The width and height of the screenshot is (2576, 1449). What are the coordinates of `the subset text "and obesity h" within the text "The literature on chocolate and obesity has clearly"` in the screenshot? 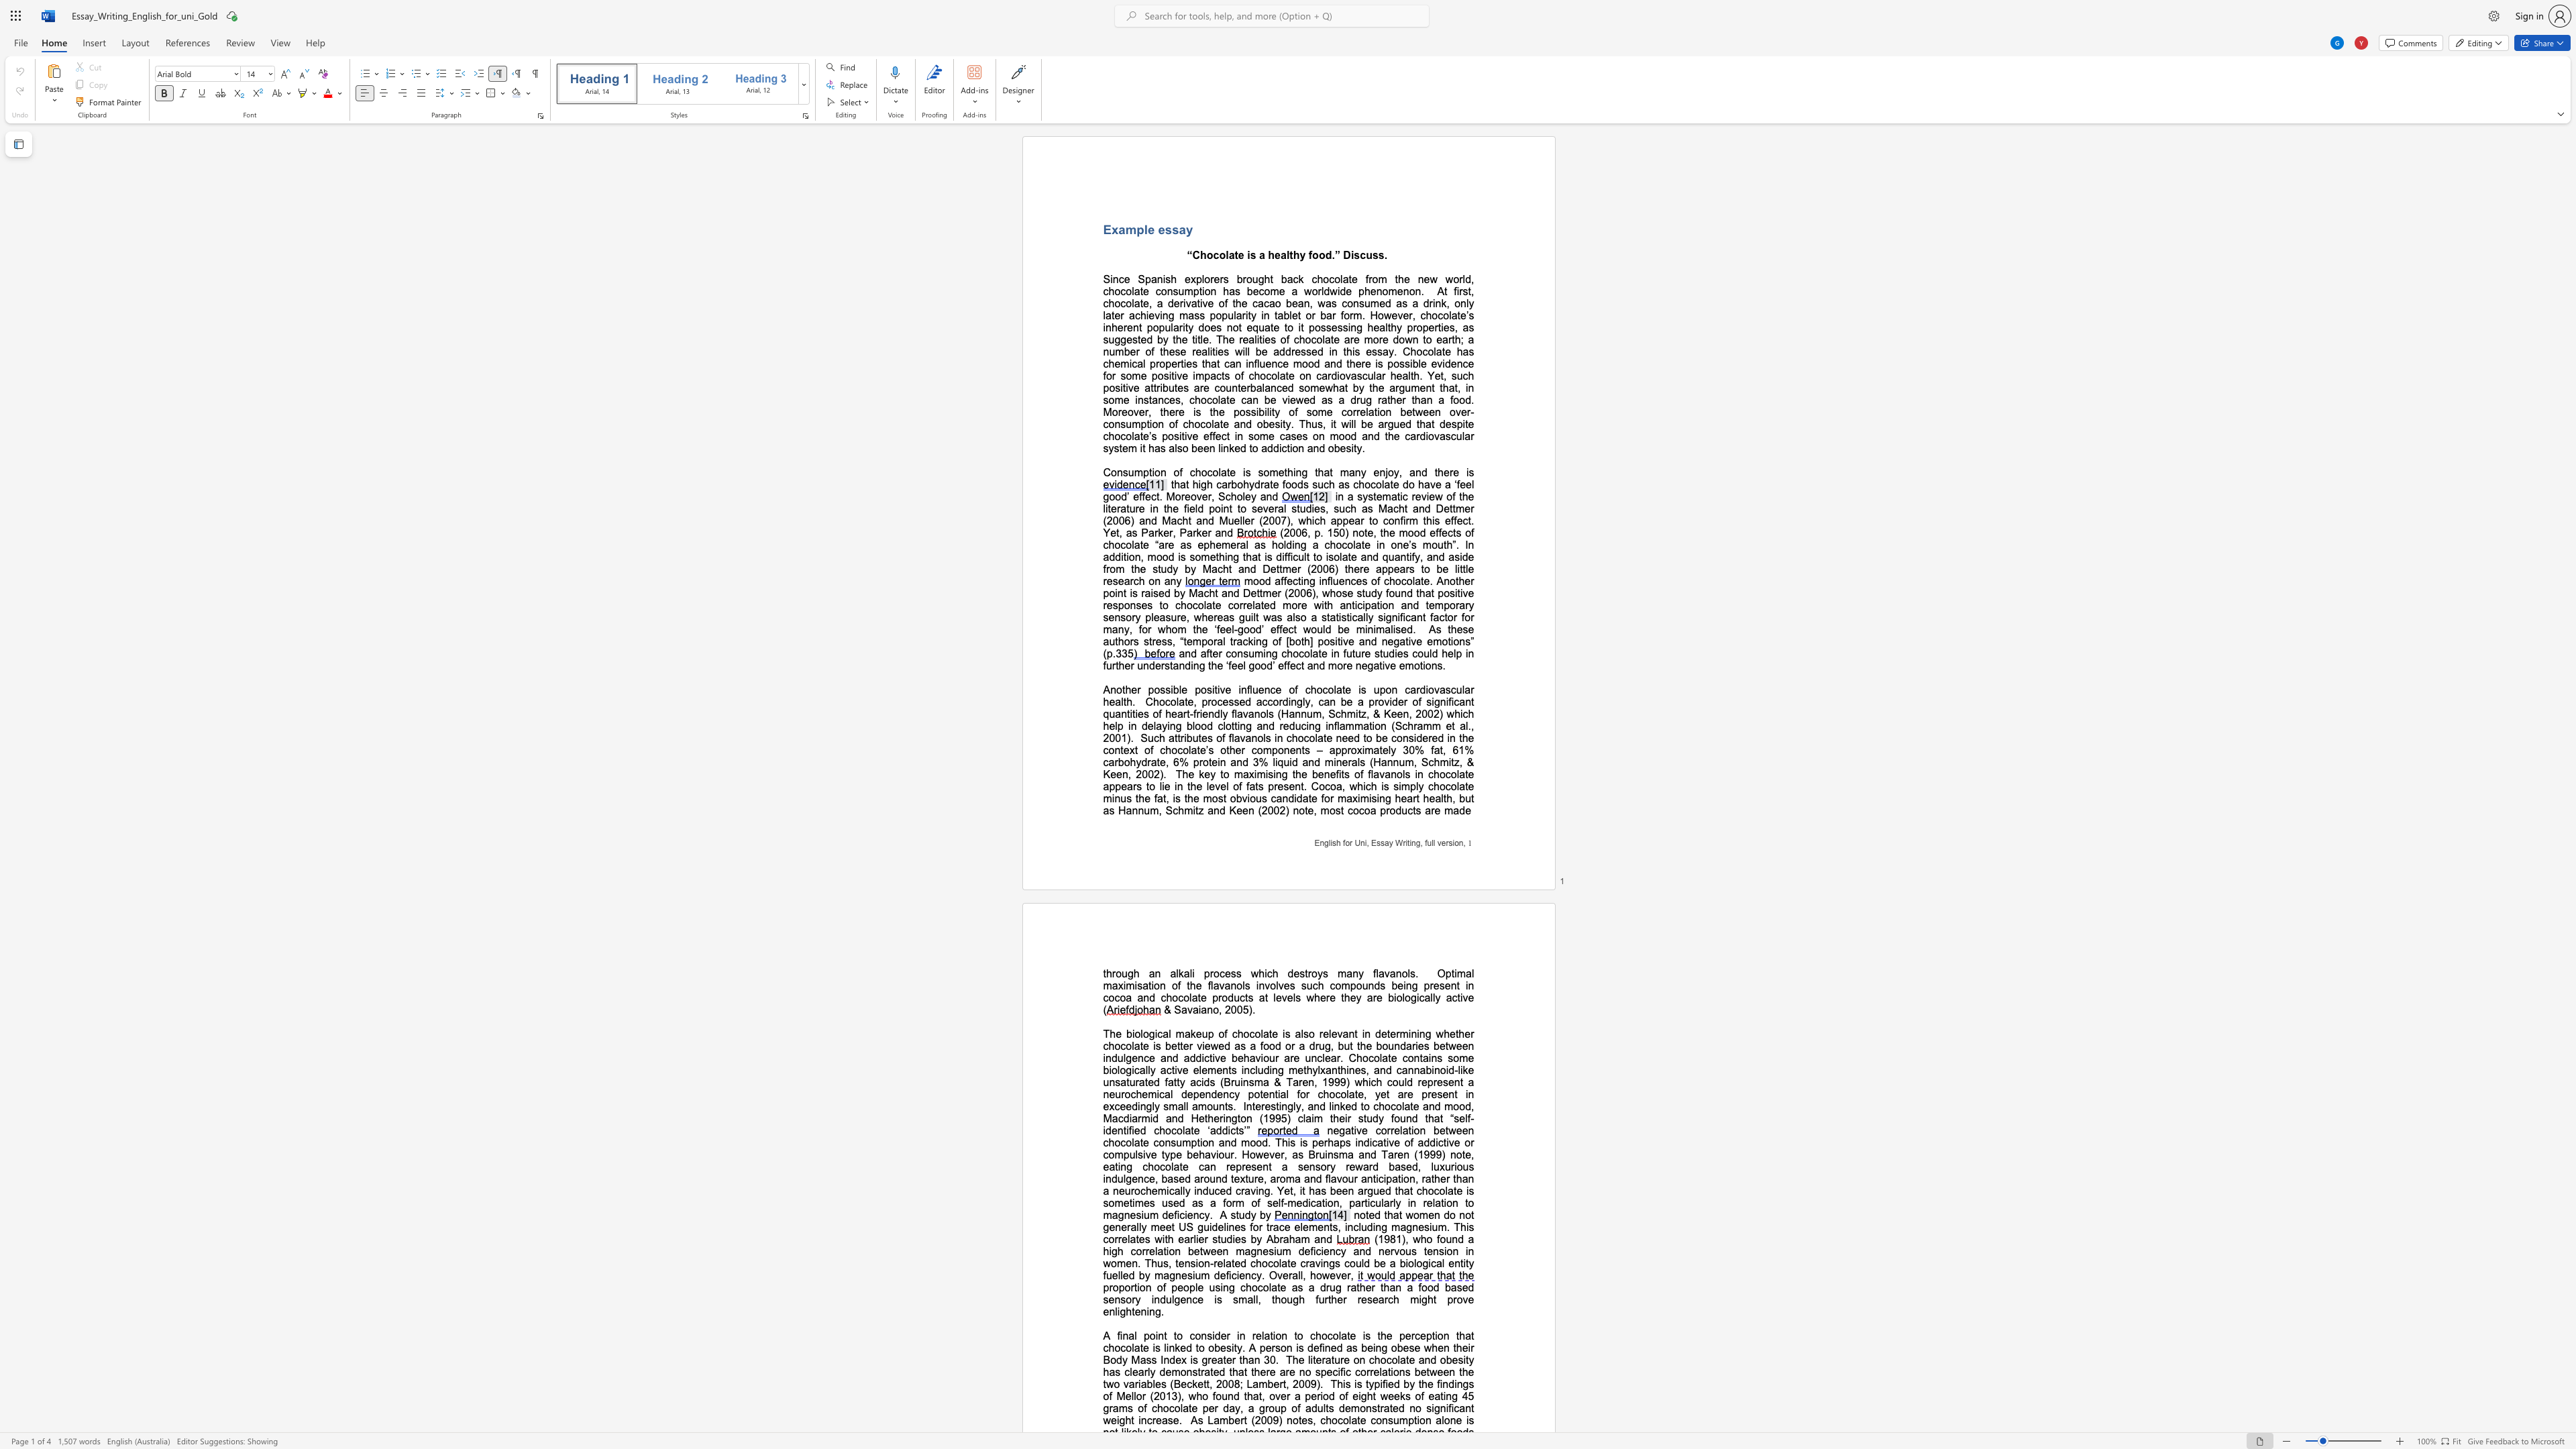 It's located at (1417, 1359).